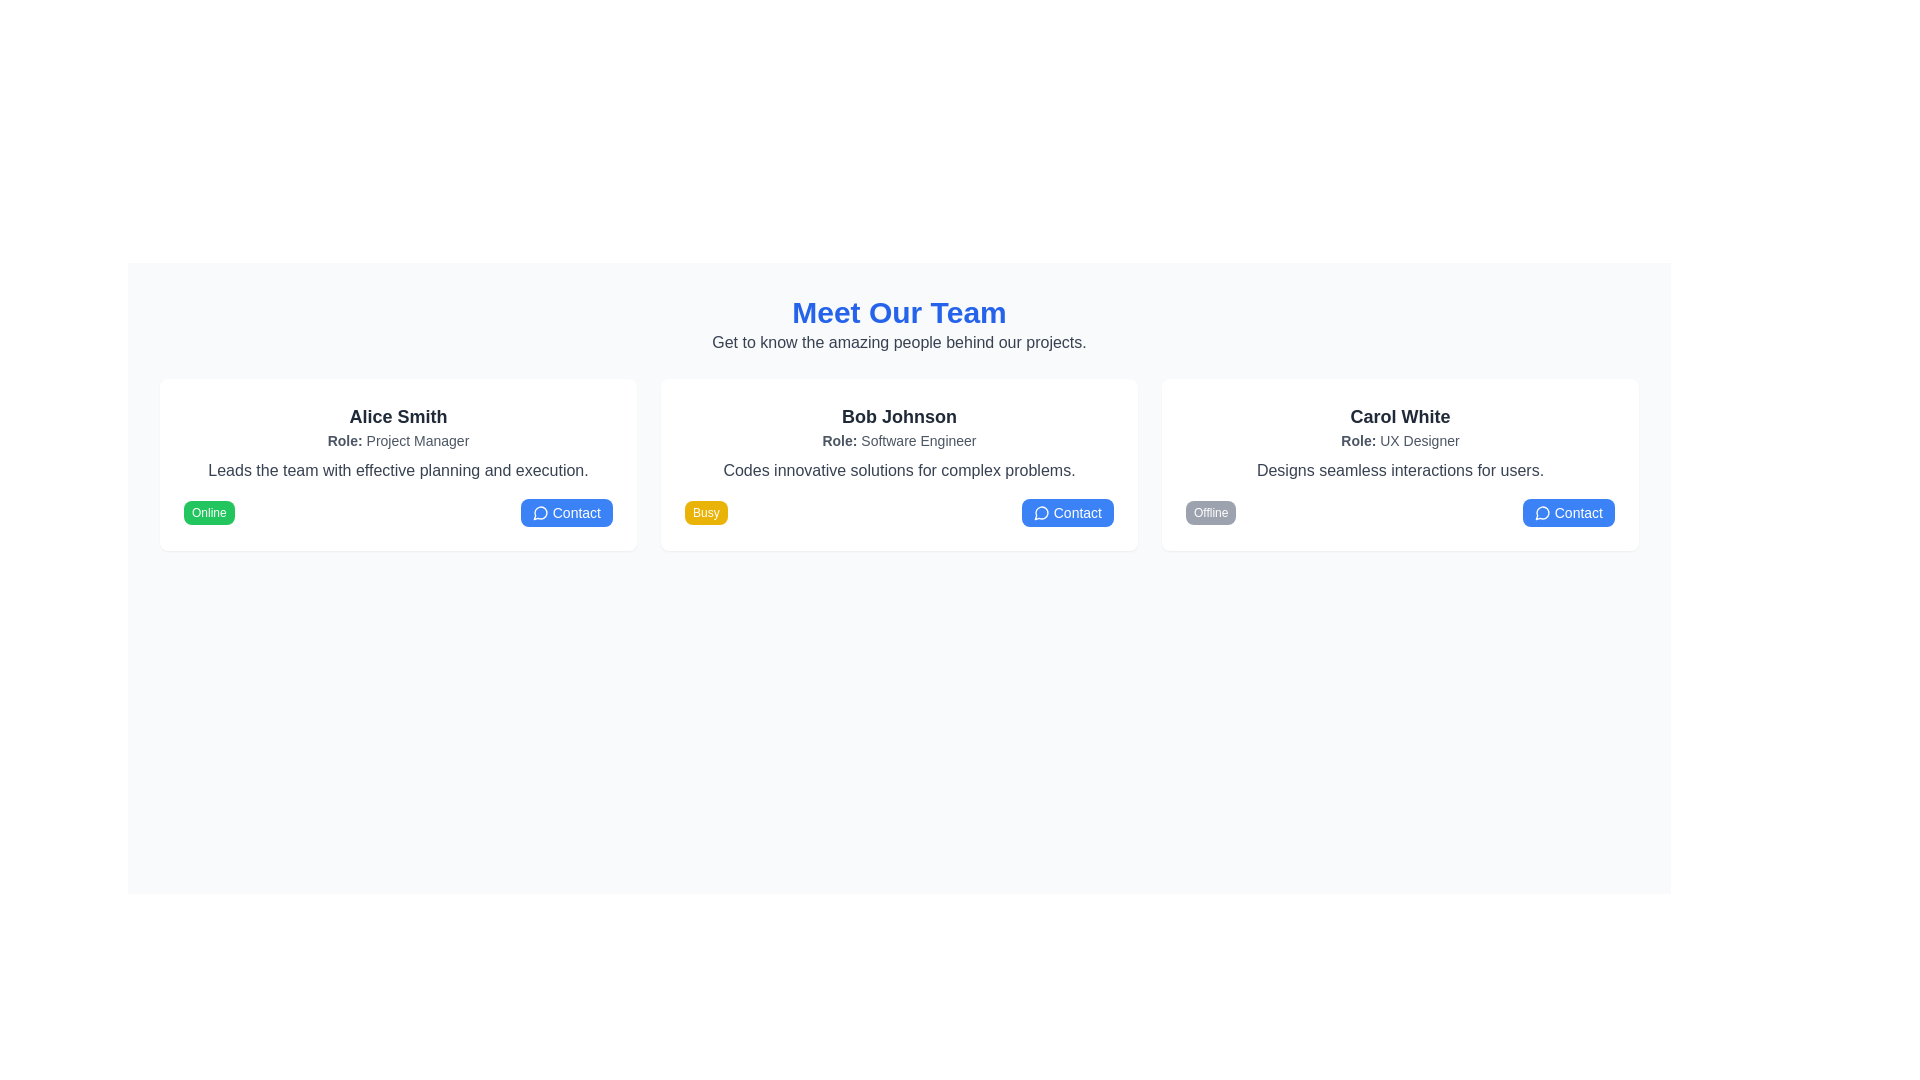 This screenshot has height=1080, width=1920. What do you see at coordinates (345, 439) in the screenshot?
I see `the static text label that introduces the role of 'Project Manager' for 'Alice Smith' located in the leftmost card` at bounding box center [345, 439].